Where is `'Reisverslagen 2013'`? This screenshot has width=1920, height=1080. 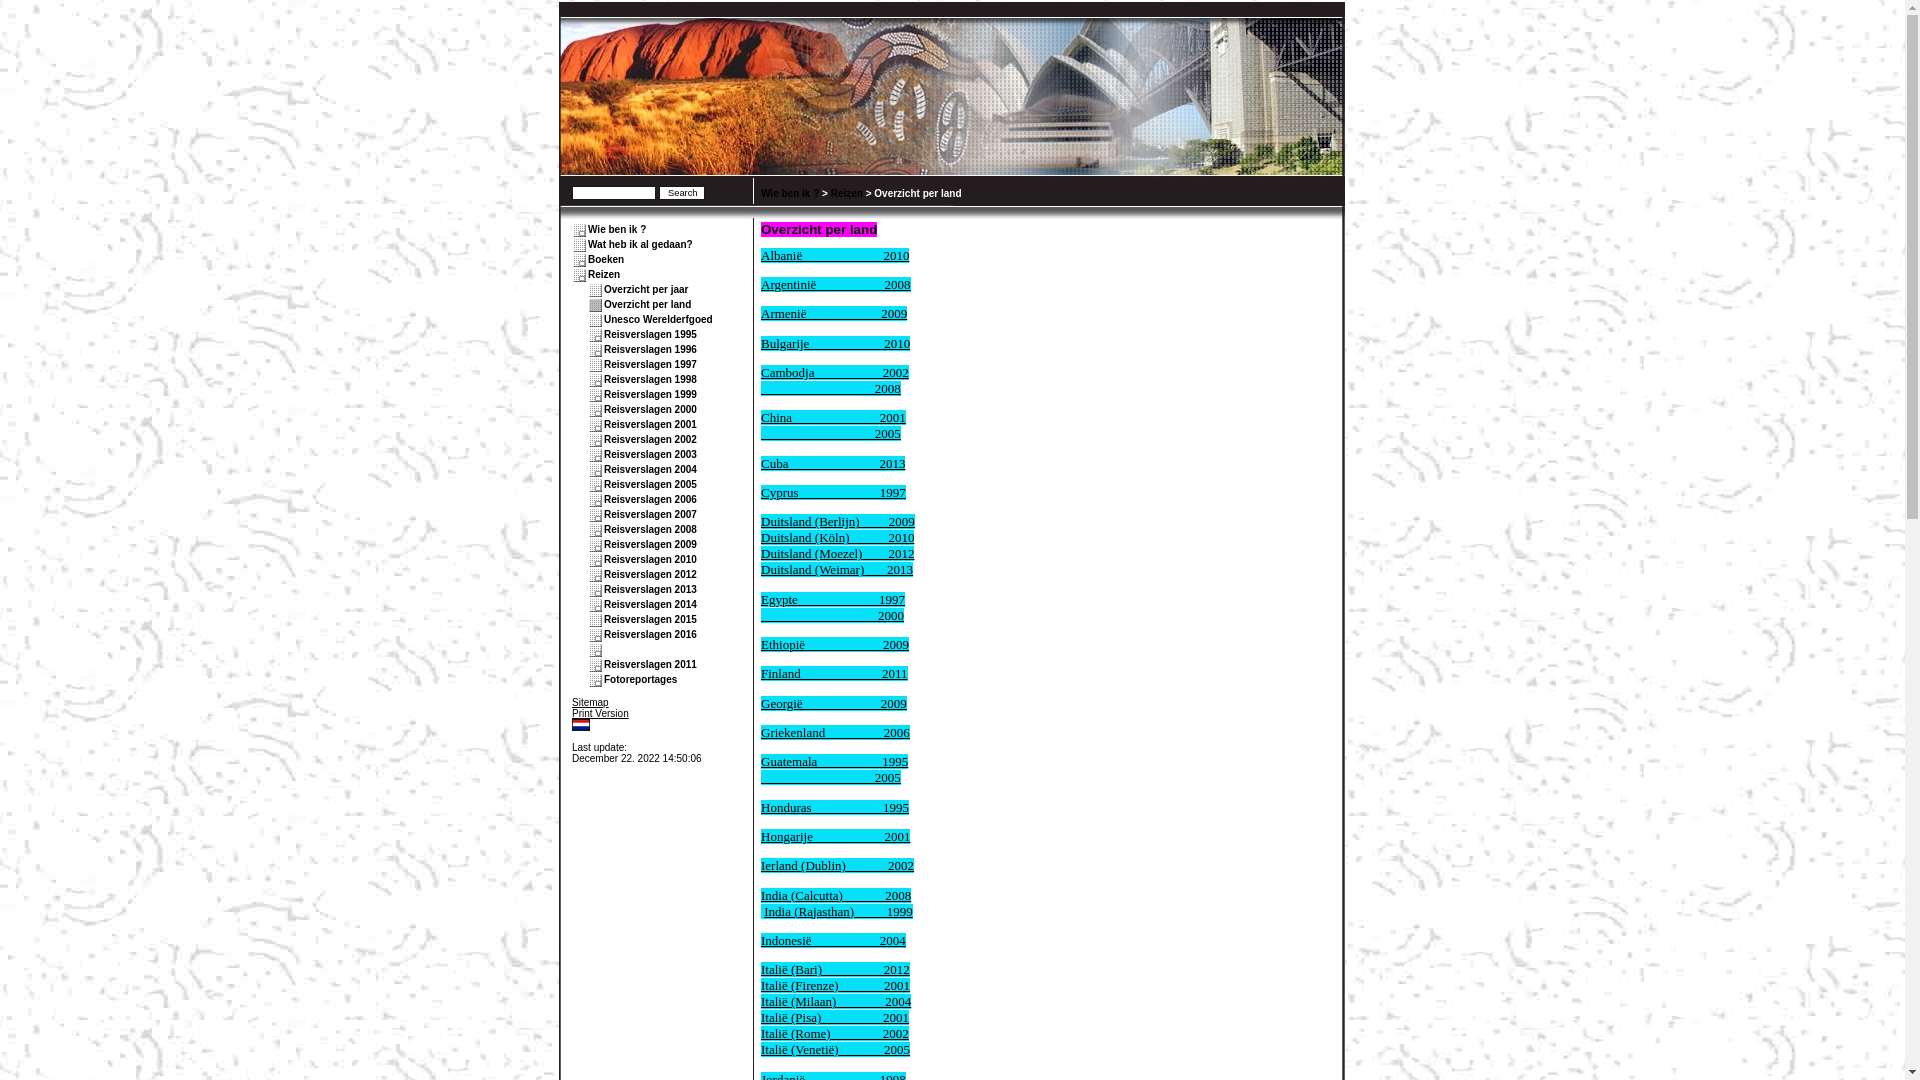 'Reisverslagen 2013' is located at coordinates (603, 588).